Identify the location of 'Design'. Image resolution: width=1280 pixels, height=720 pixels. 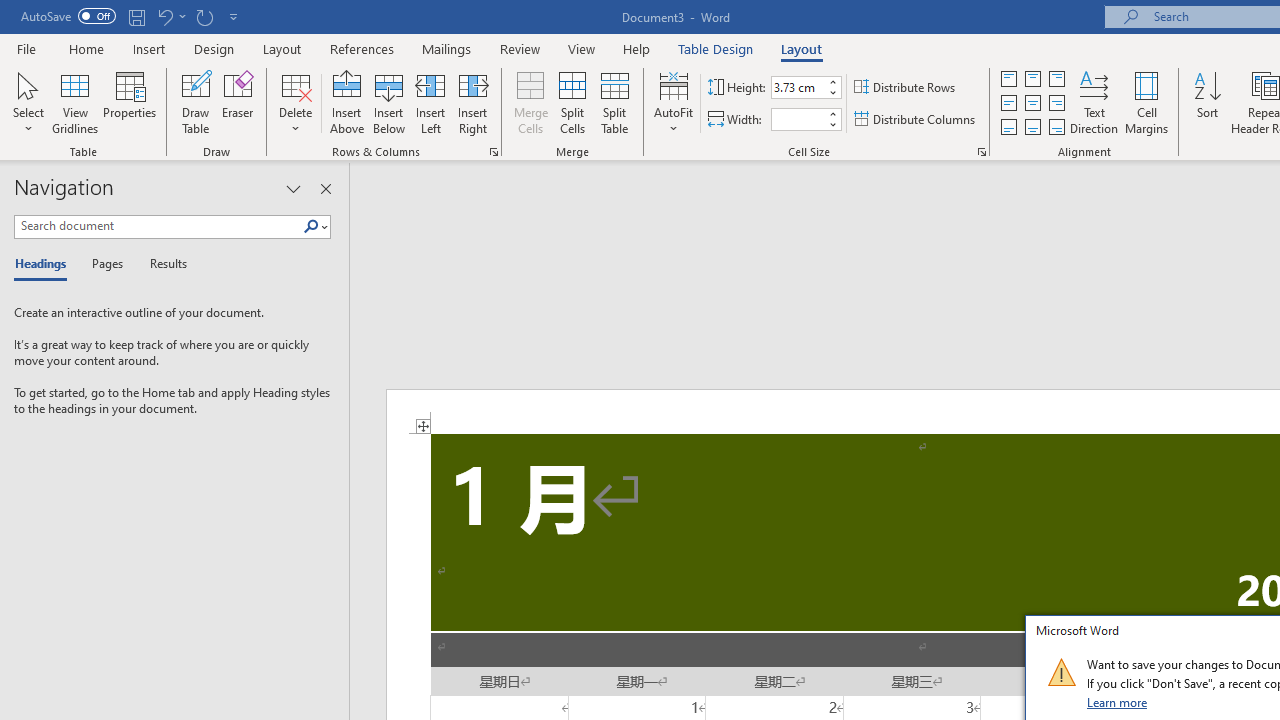
(214, 48).